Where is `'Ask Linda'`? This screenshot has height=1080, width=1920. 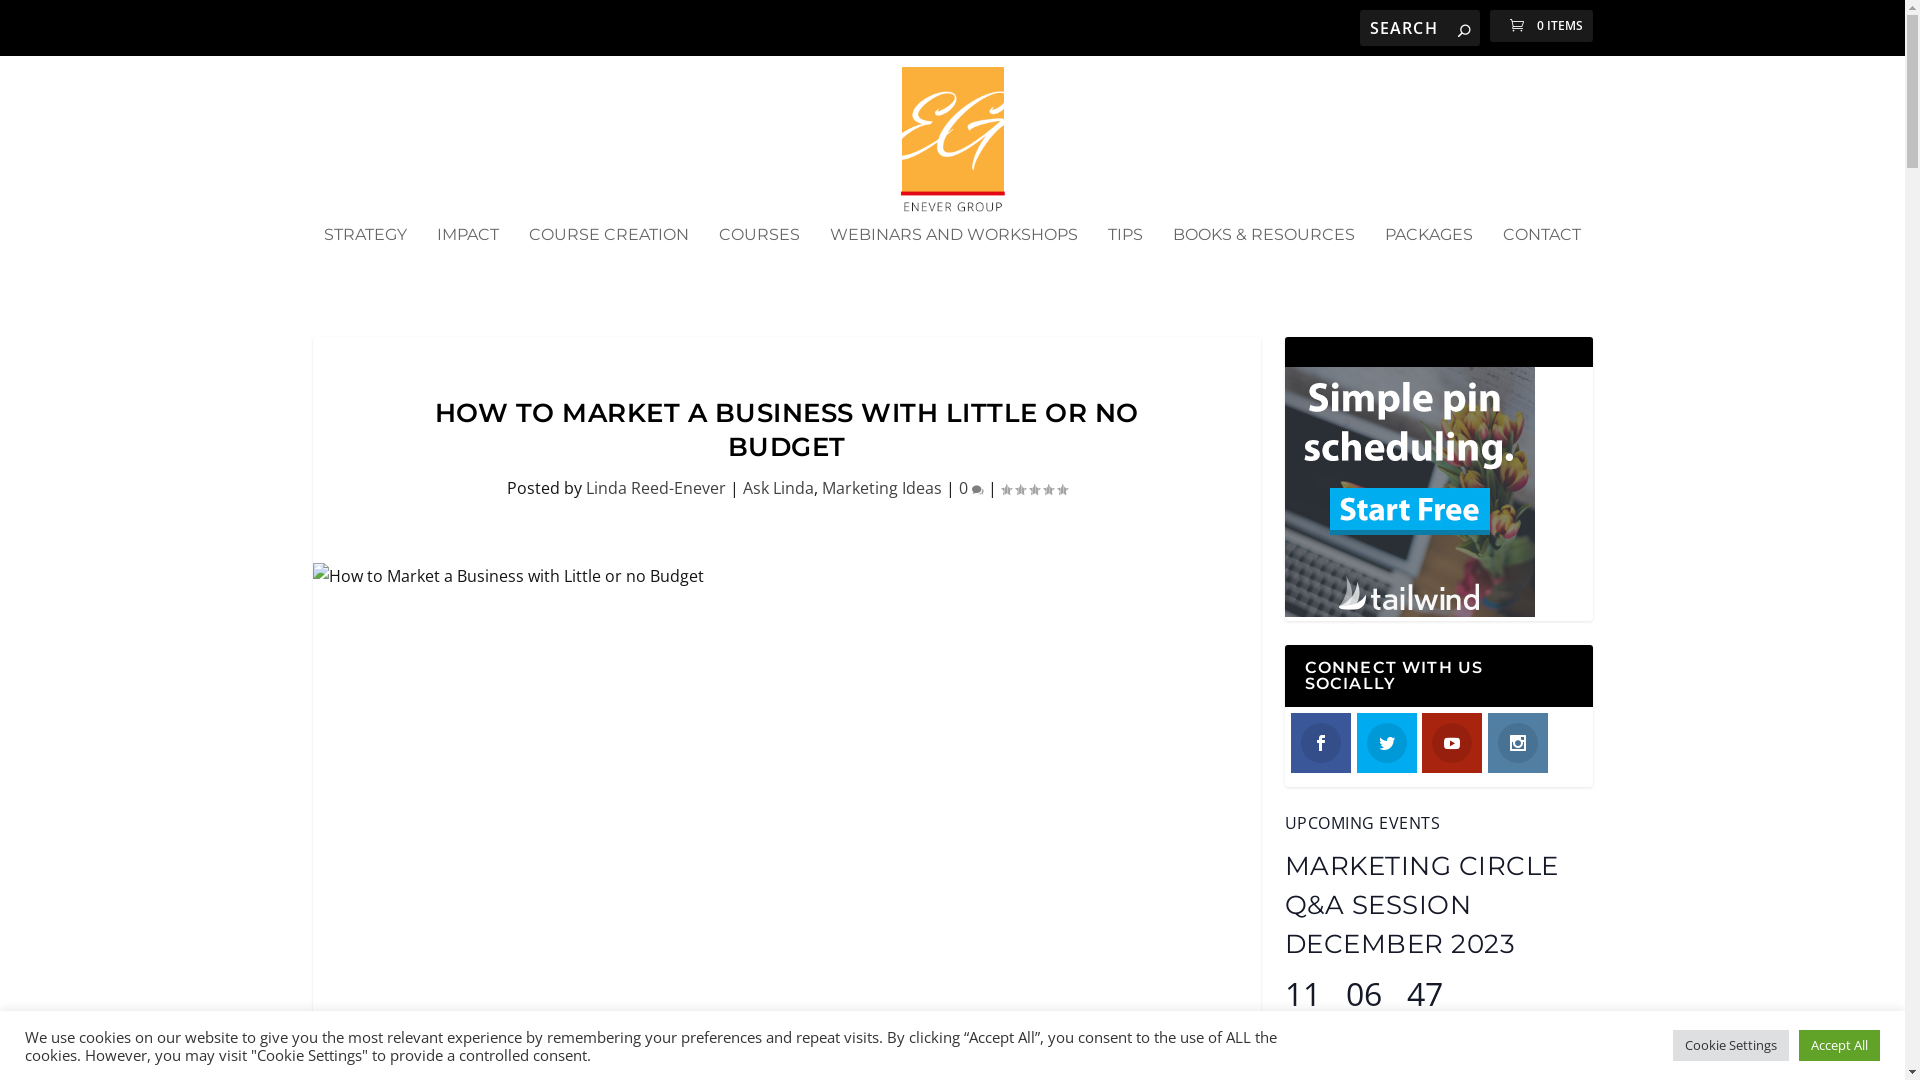 'Ask Linda' is located at coordinates (776, 488).